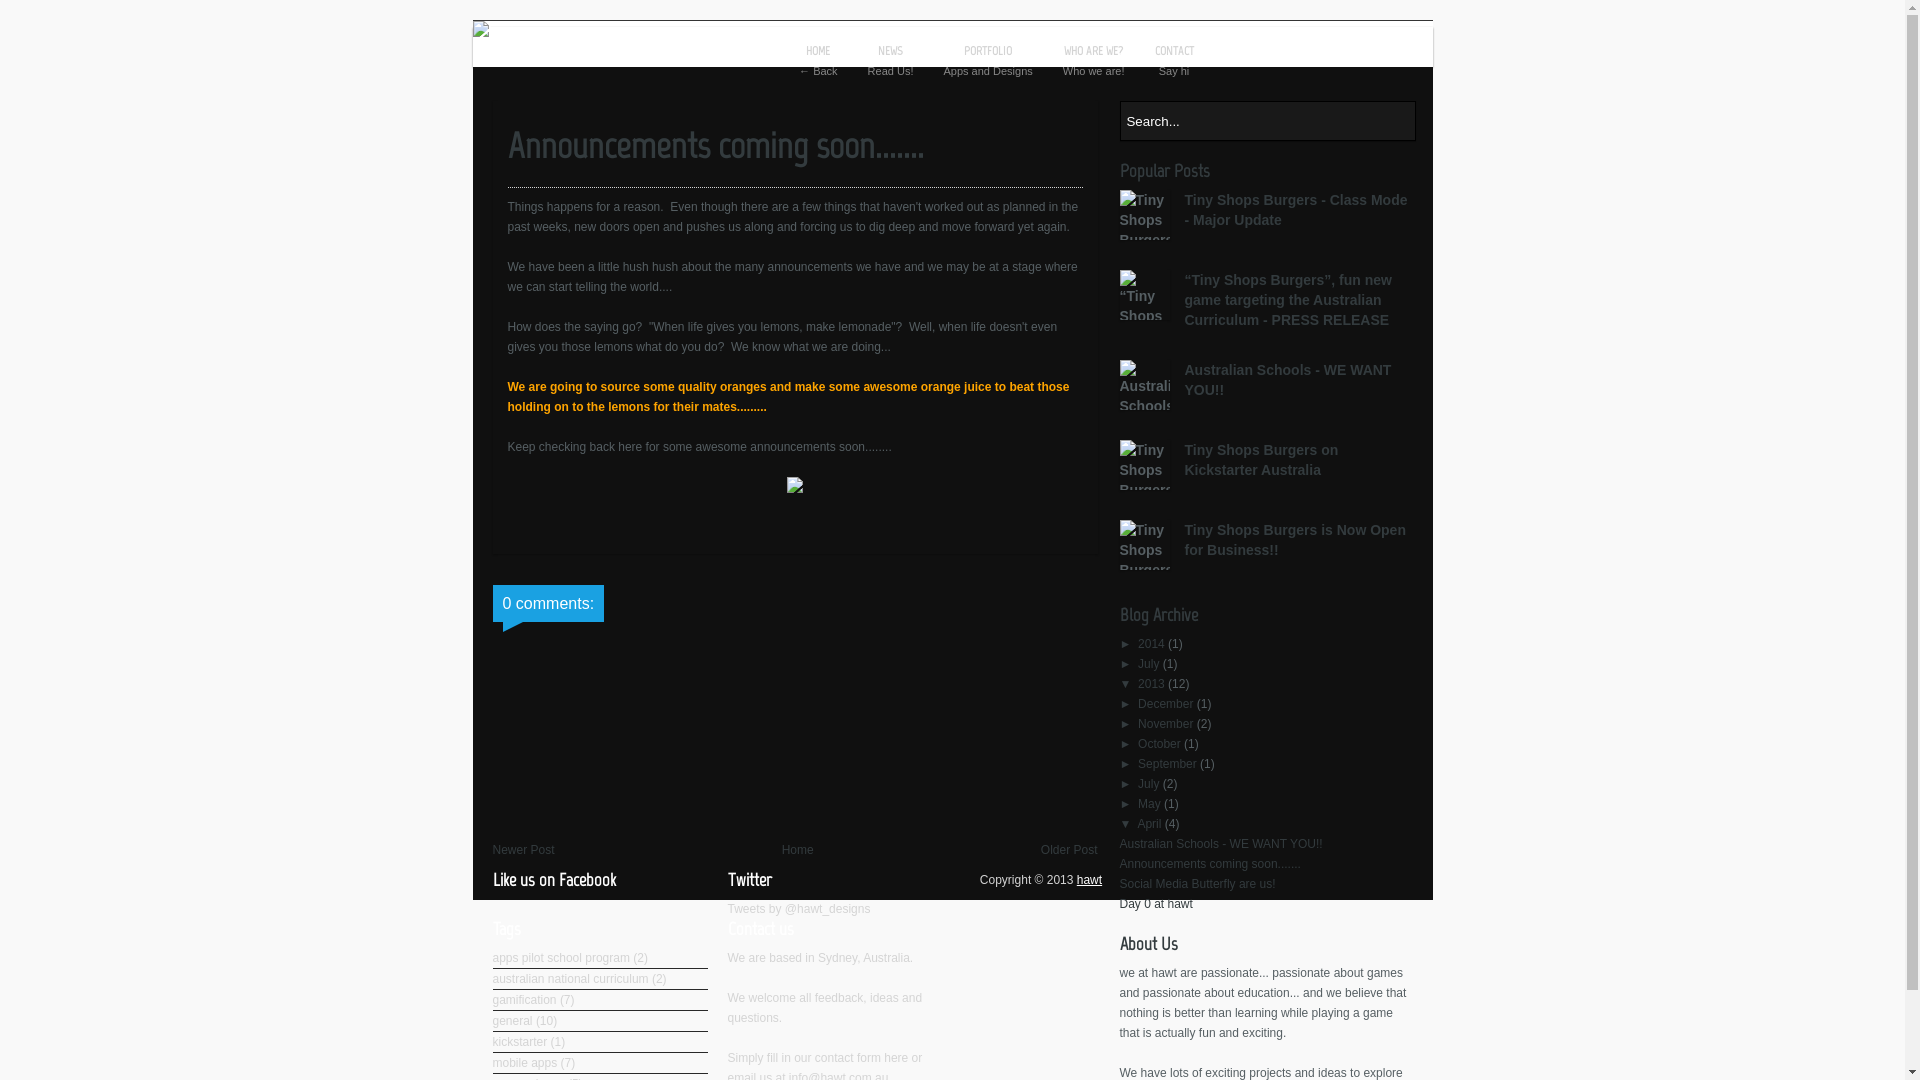 This screenshot has height=1080, width=1920. I want to click on 'NEWS, so click(890, 60).